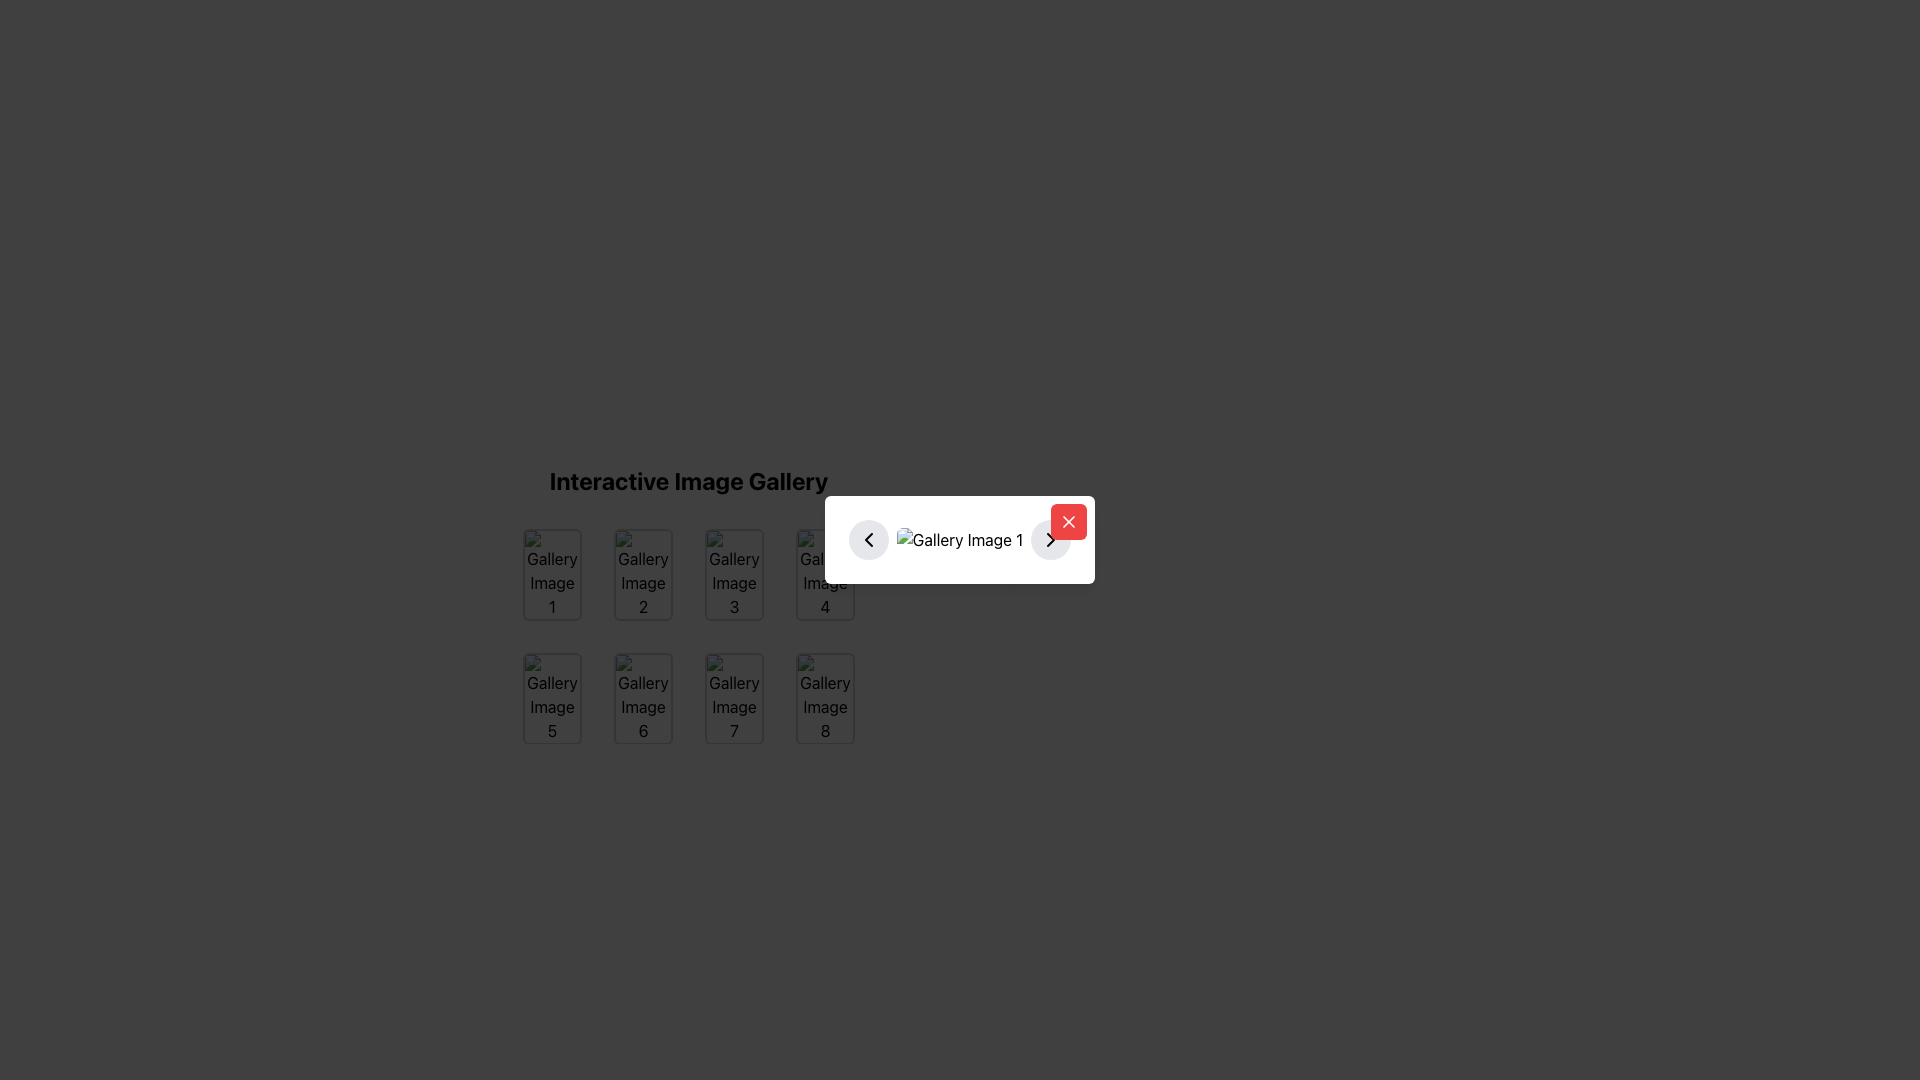 The width and height of the screenshot is (1920, 1080). Describe the element at coordinates (643, 574) in the screenshot. I see `the interactive card representing an image in the gallery located in the first row and second column` at that location.